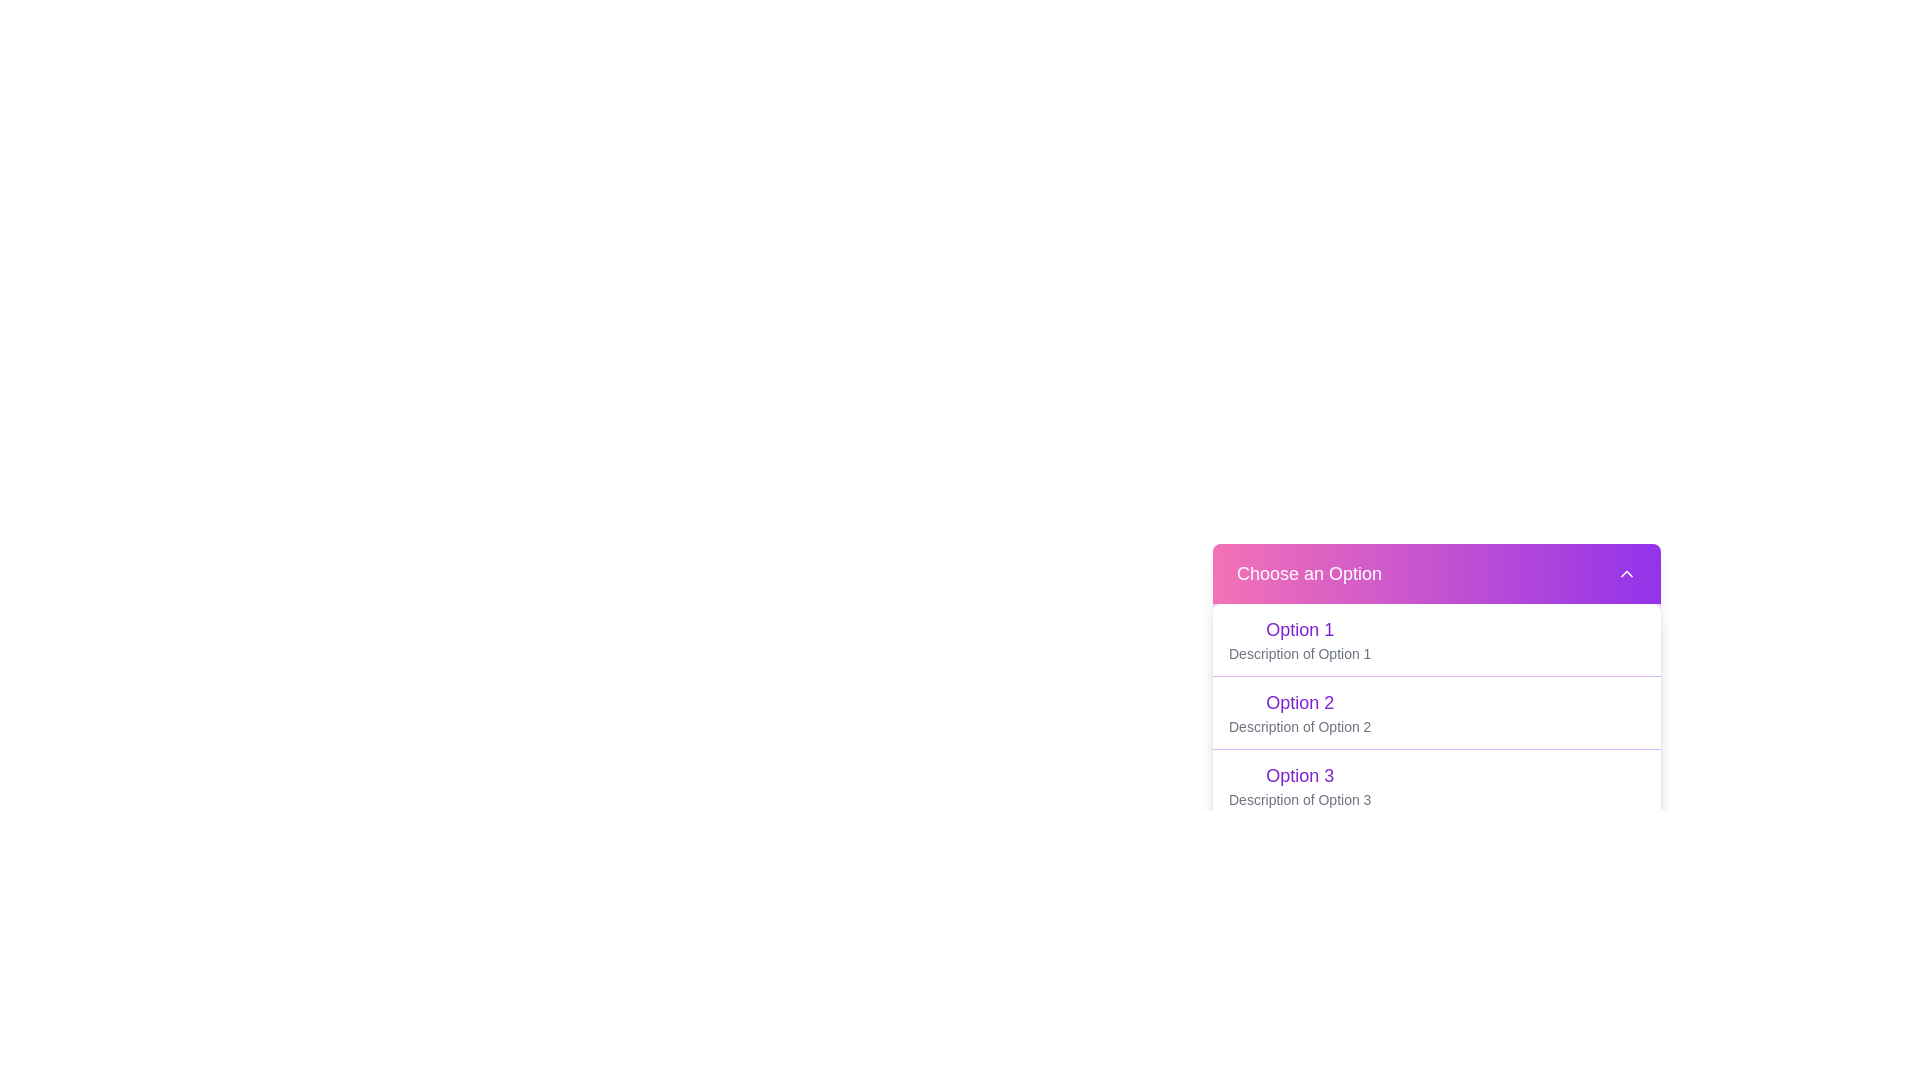 Image resolution: width=1920 pixels, height=1080 pixels. Describe the element at coordinates (1300, 640) in the screenshot. I see `the first selectable list item labeled 'Option 1' in the dropdown menu` at that location.